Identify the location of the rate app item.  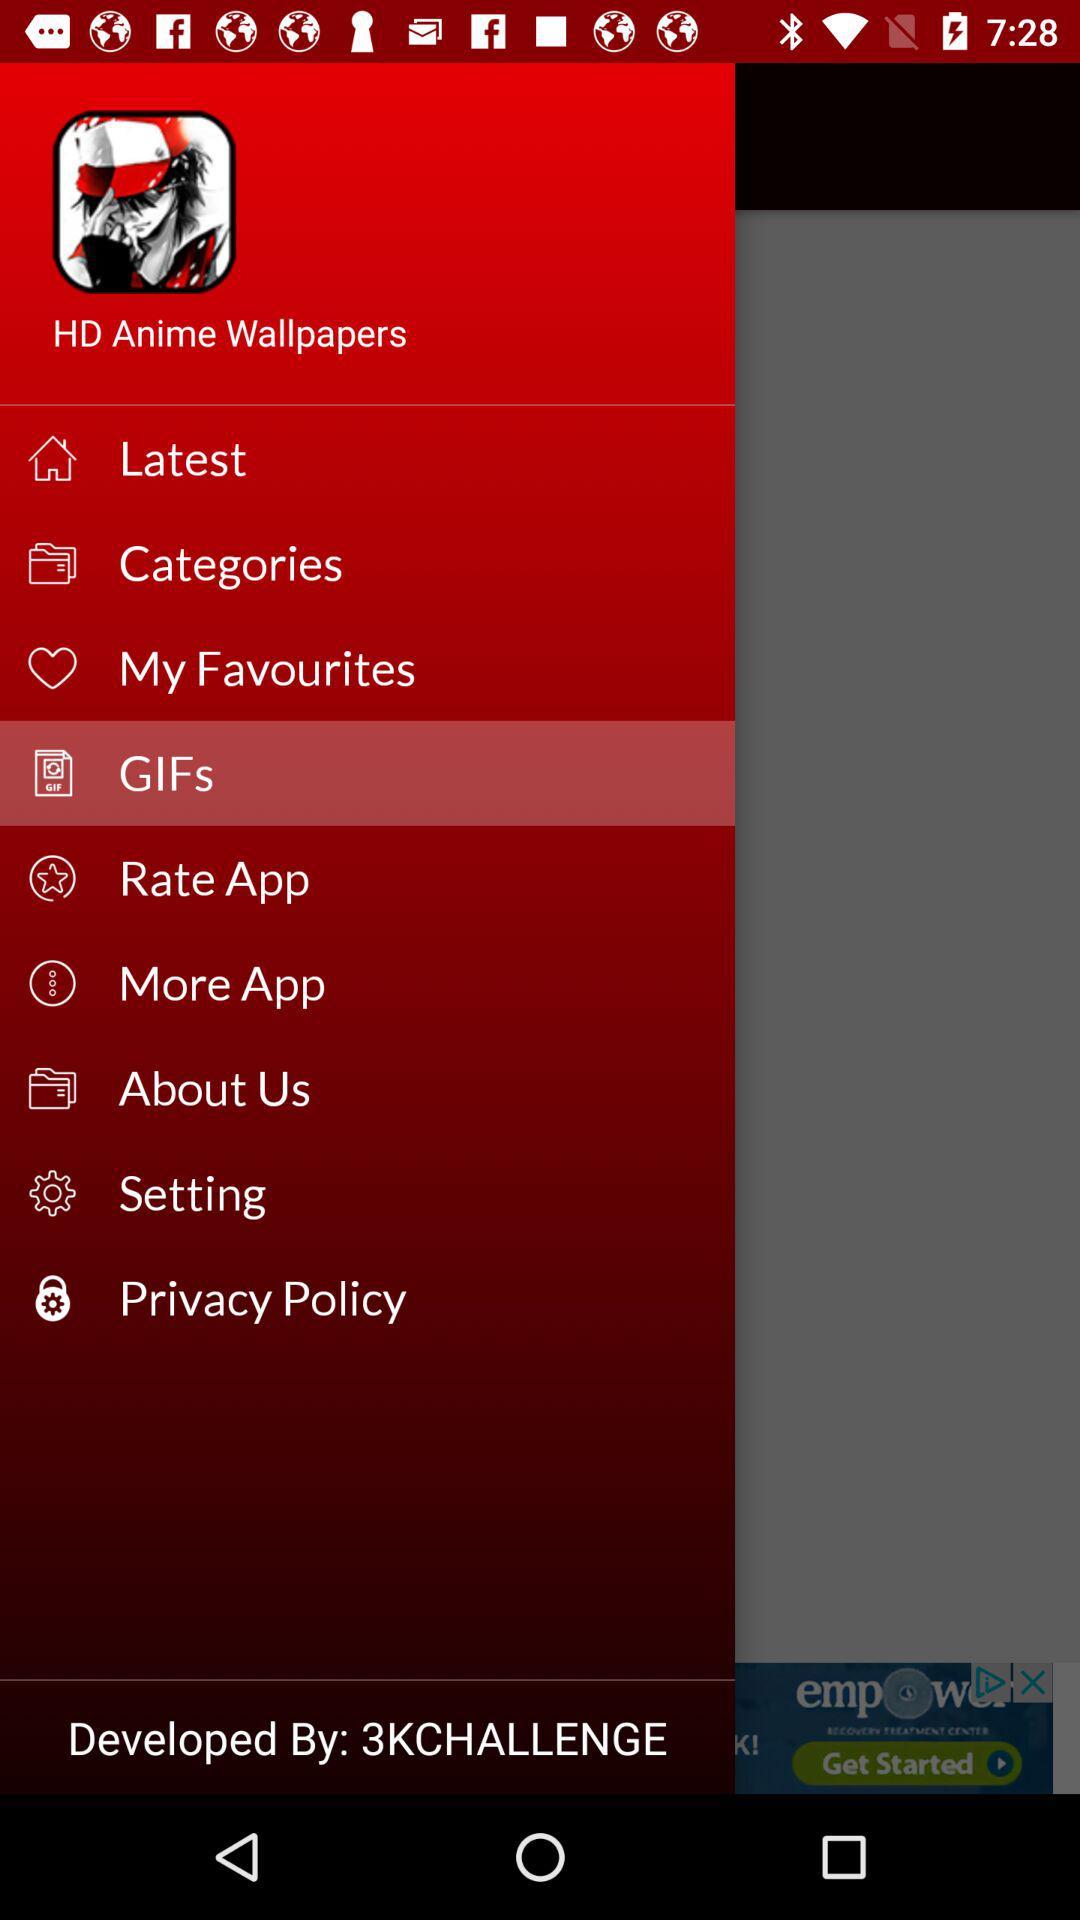
(412, 878).